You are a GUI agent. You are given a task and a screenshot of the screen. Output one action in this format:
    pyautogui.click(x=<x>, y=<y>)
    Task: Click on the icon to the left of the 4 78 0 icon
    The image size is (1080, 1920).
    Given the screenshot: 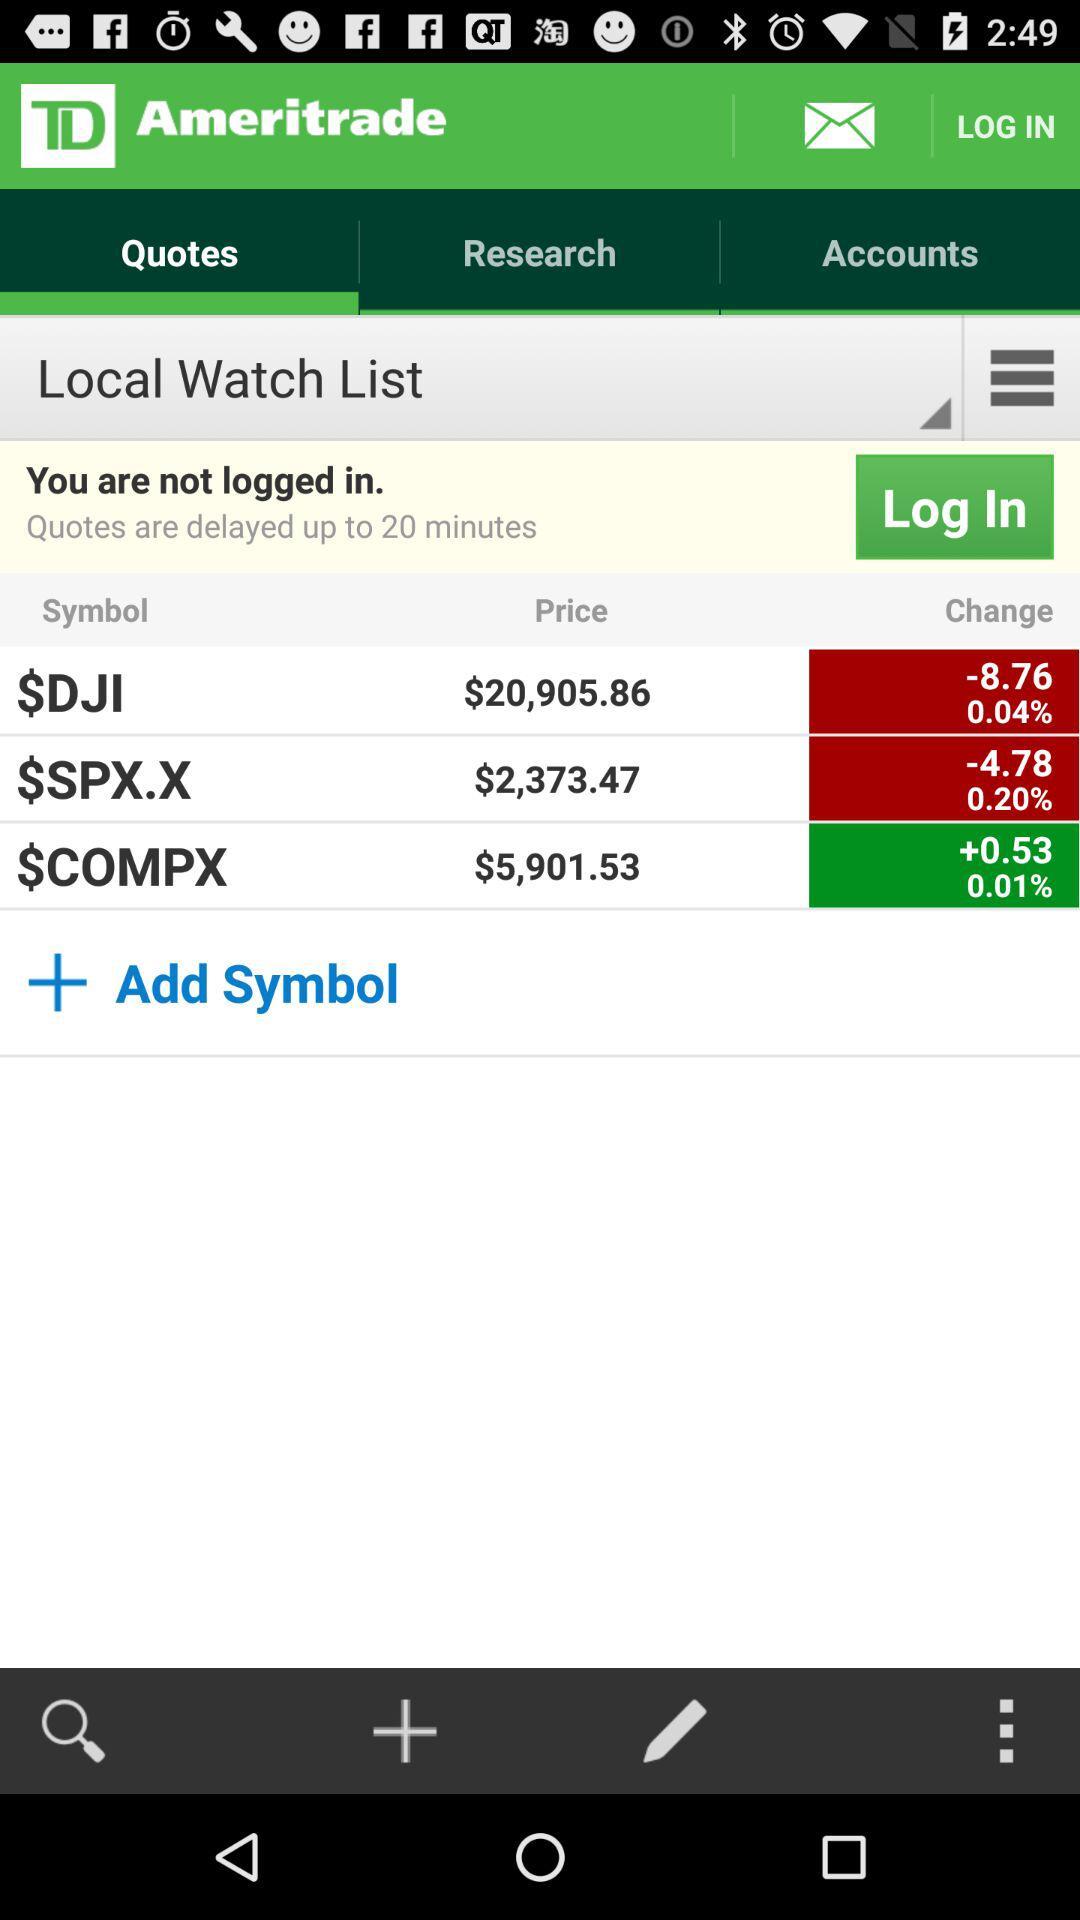 What is the action you would take?
    pyautogui.click(x=557, y=777)
    